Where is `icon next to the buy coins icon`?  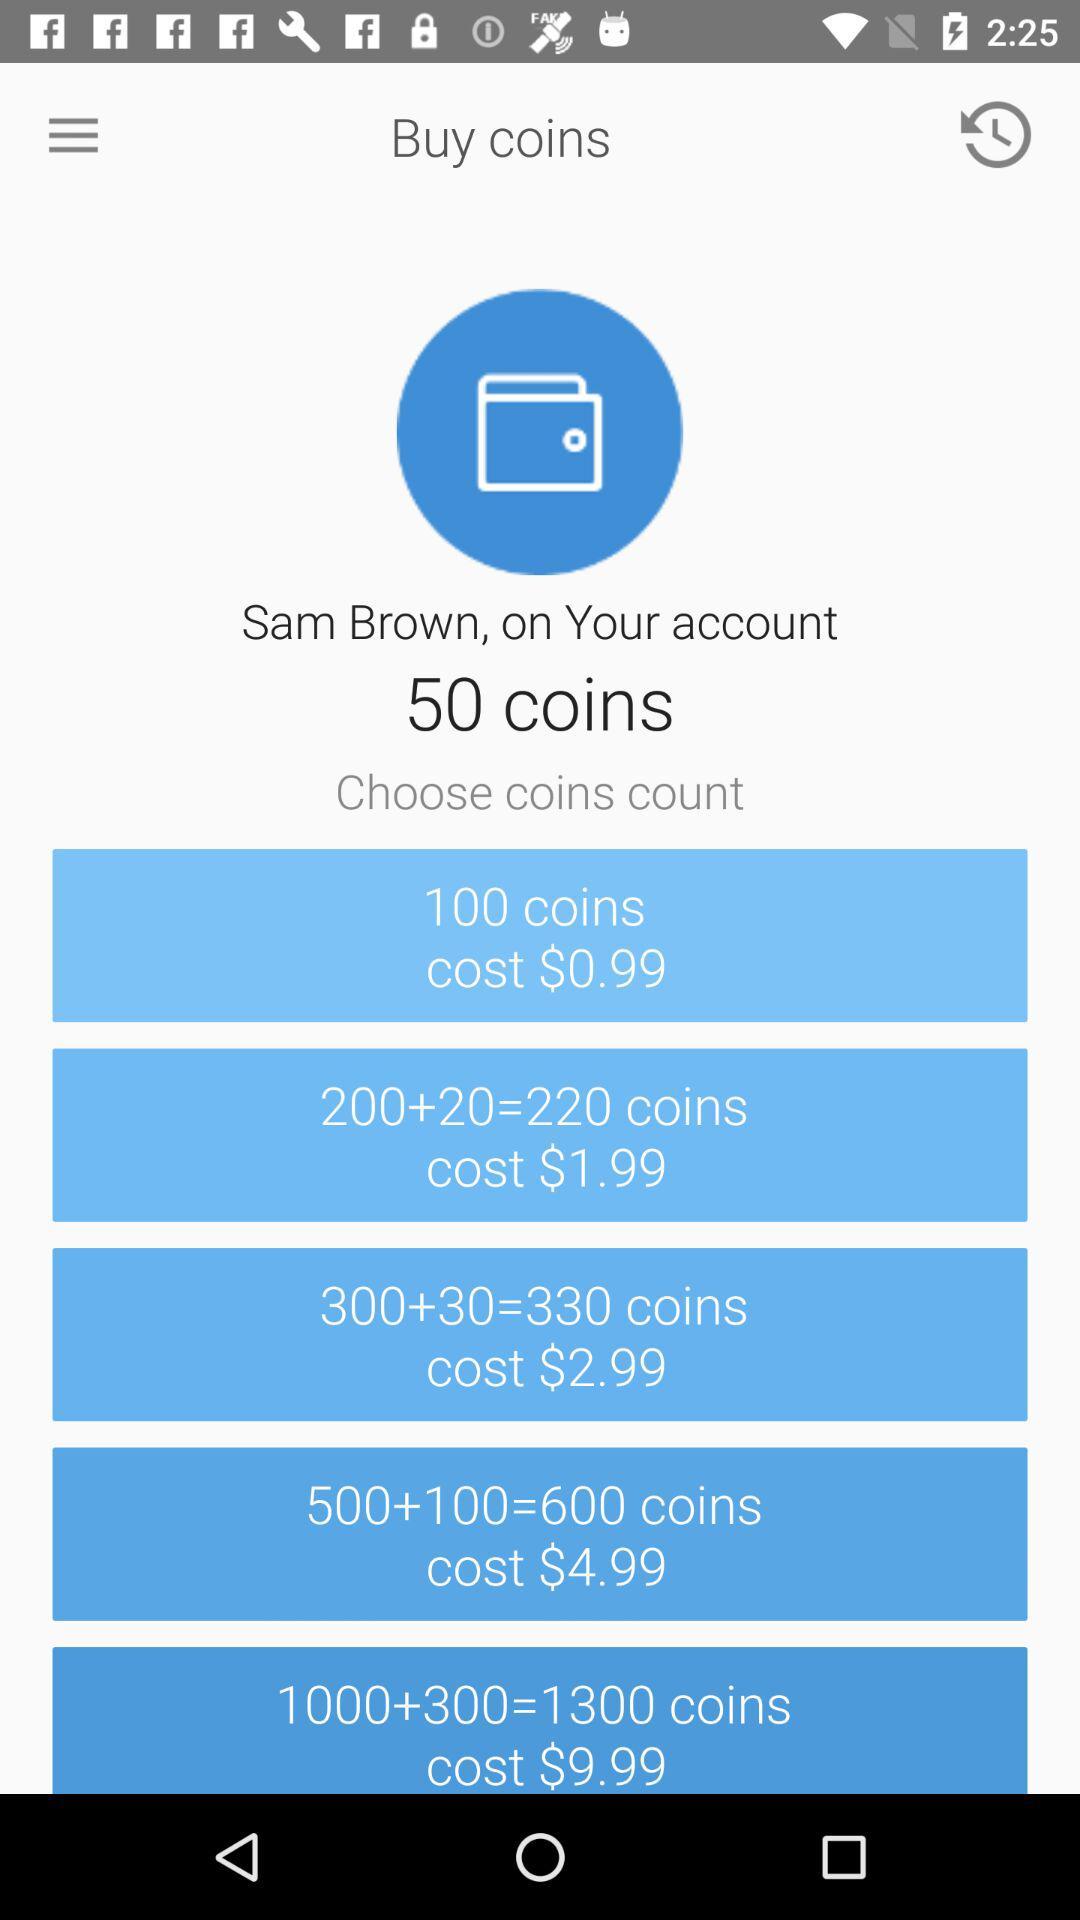 icon next to the buy coins icon is located at coordinates (72, 135).